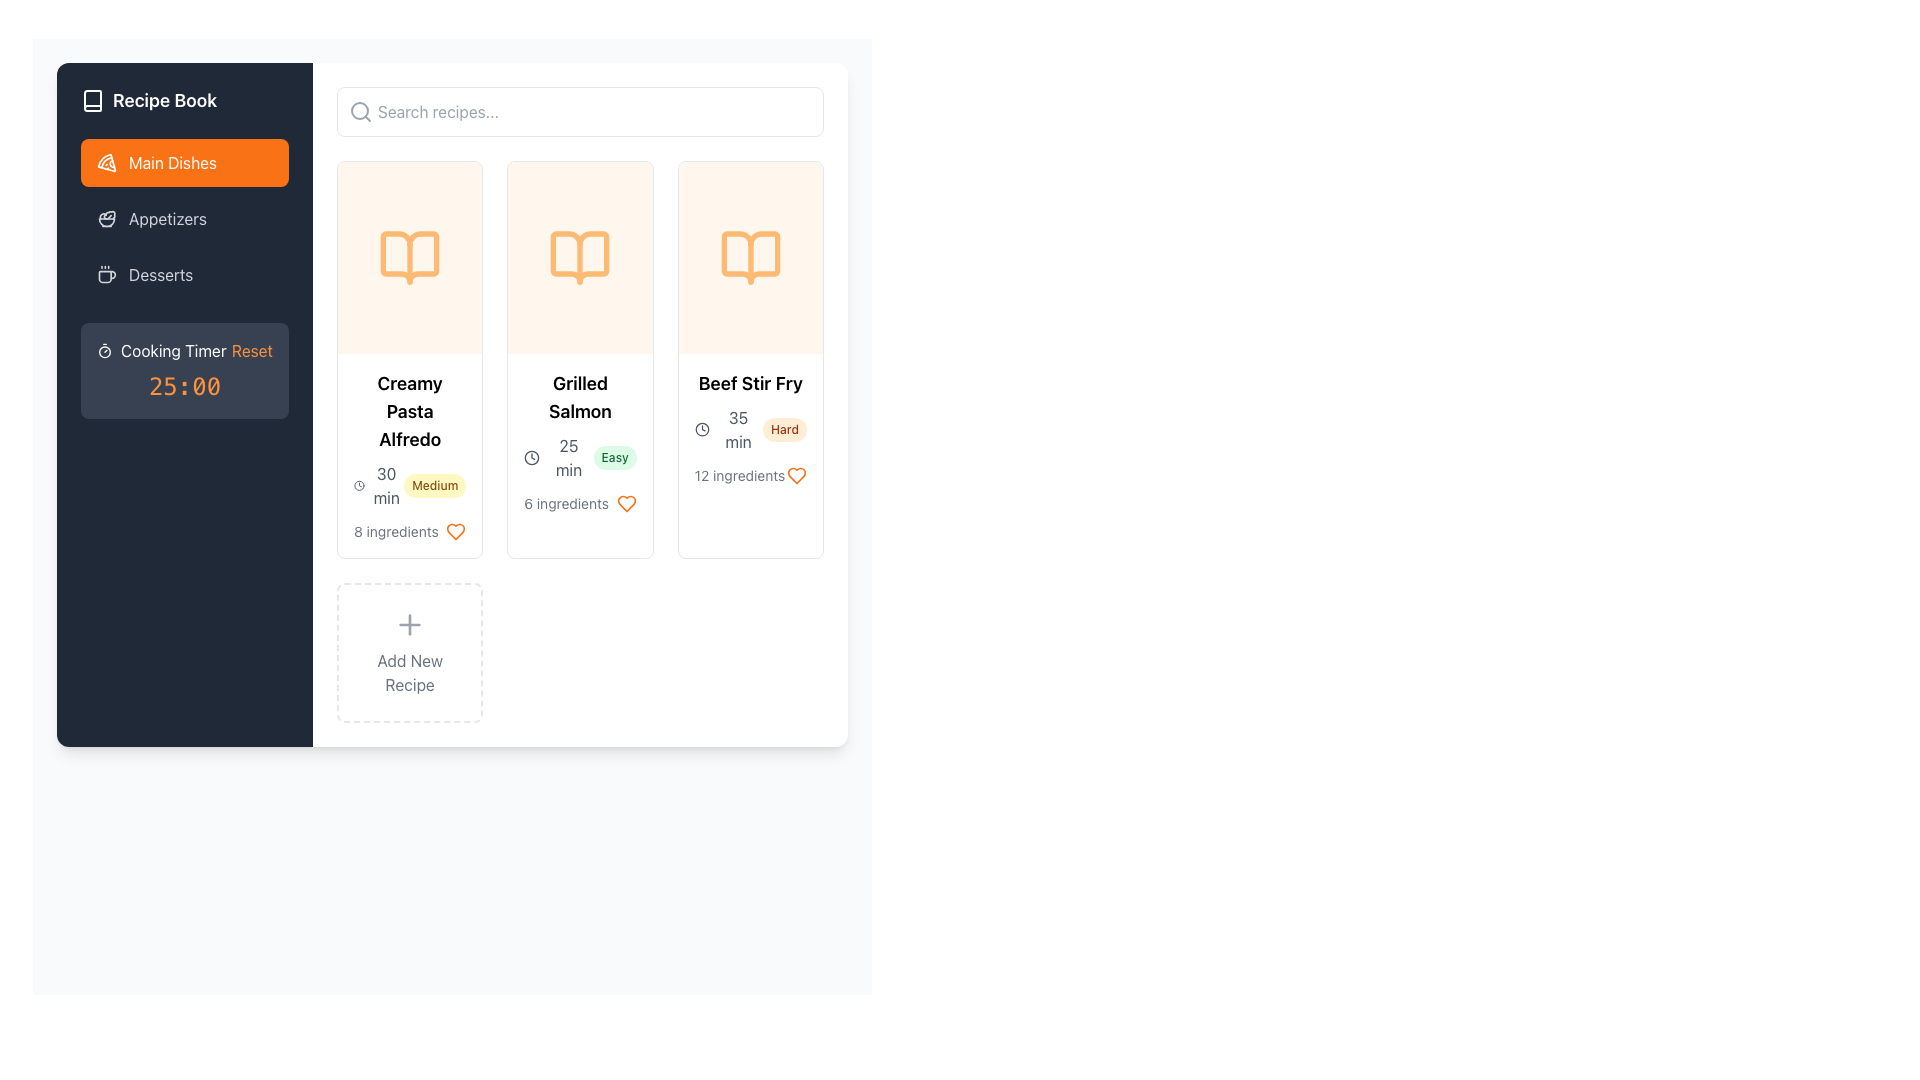 This screenshot has height=1080, width=1920. What do you see at coordinates (185, 386) in the screenshot?
I see `the static text display that shows the timer value of '25:00' in a large, bold, monospaced font with orange color, located below the 'Cooking Timer Reset' text in the left sidebar` at bounding box center [185, 386].